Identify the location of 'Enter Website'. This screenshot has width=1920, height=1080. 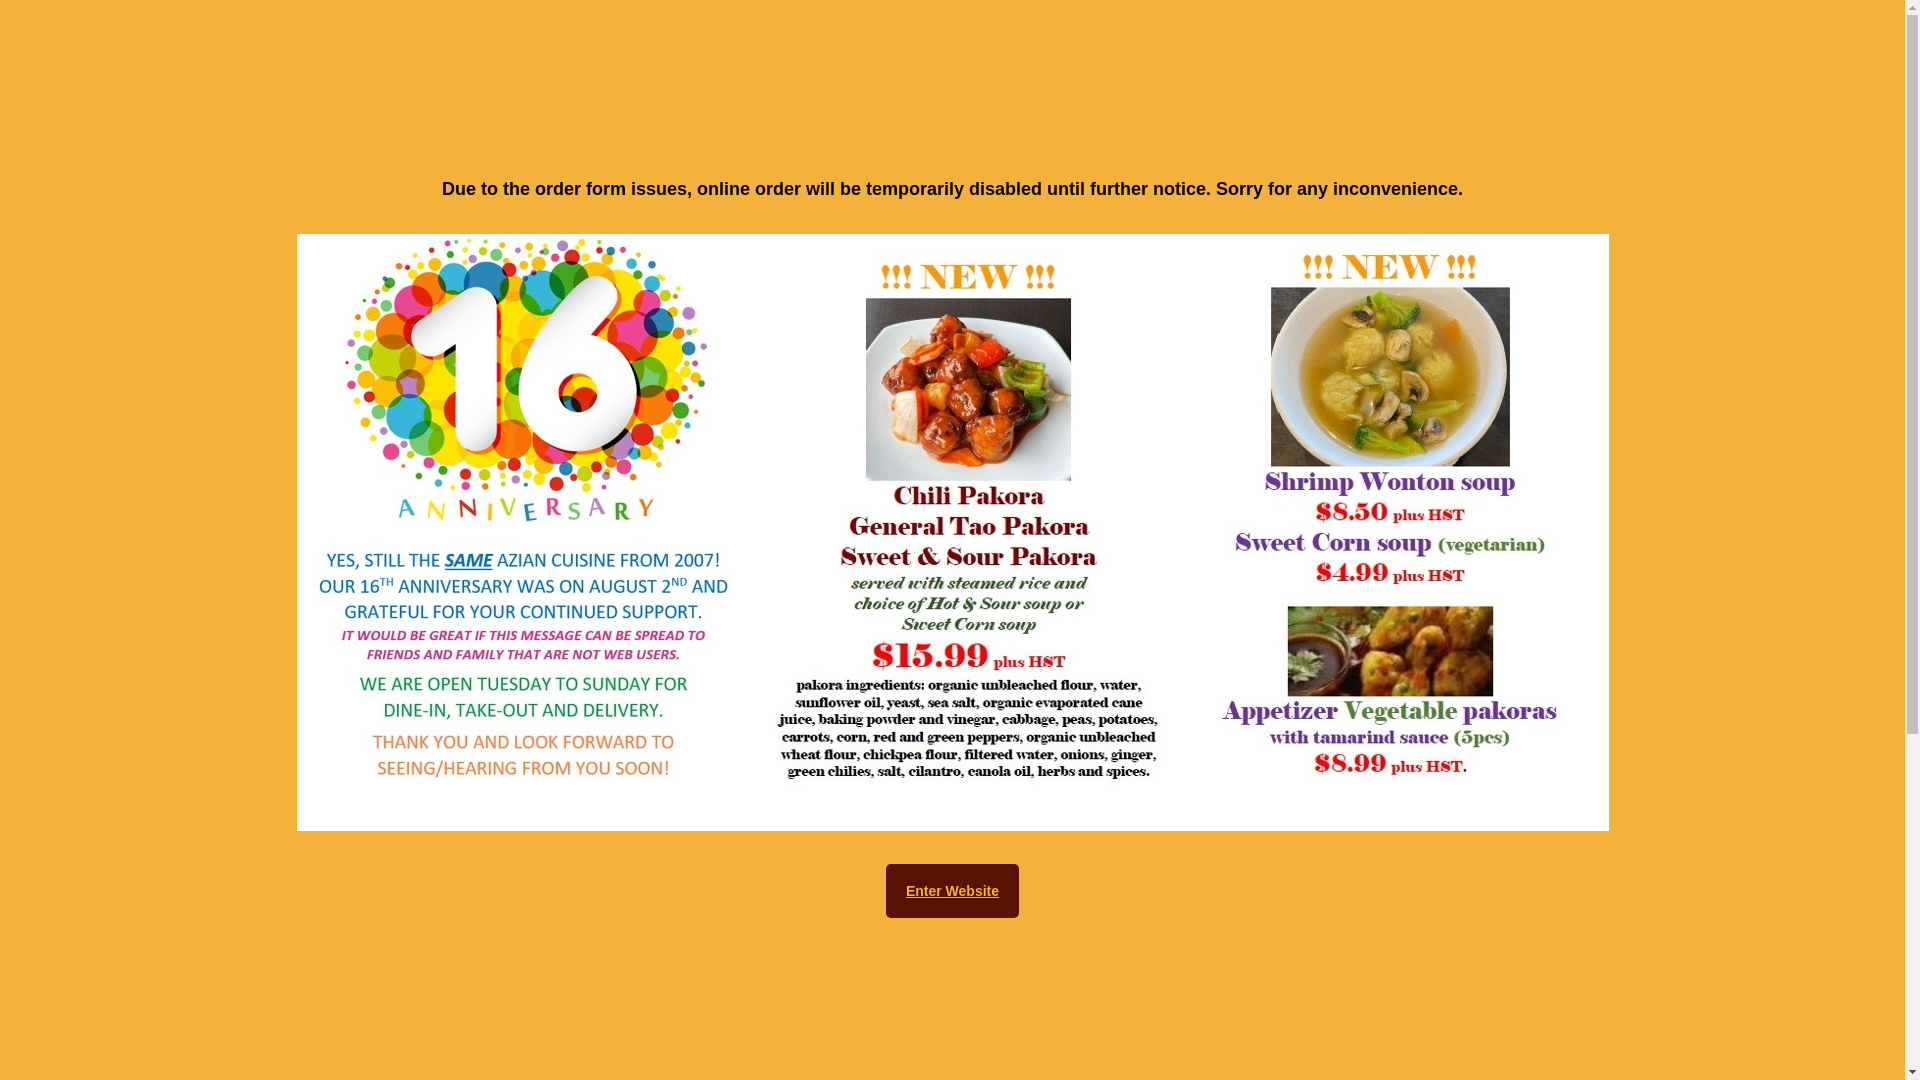
(951, 890).